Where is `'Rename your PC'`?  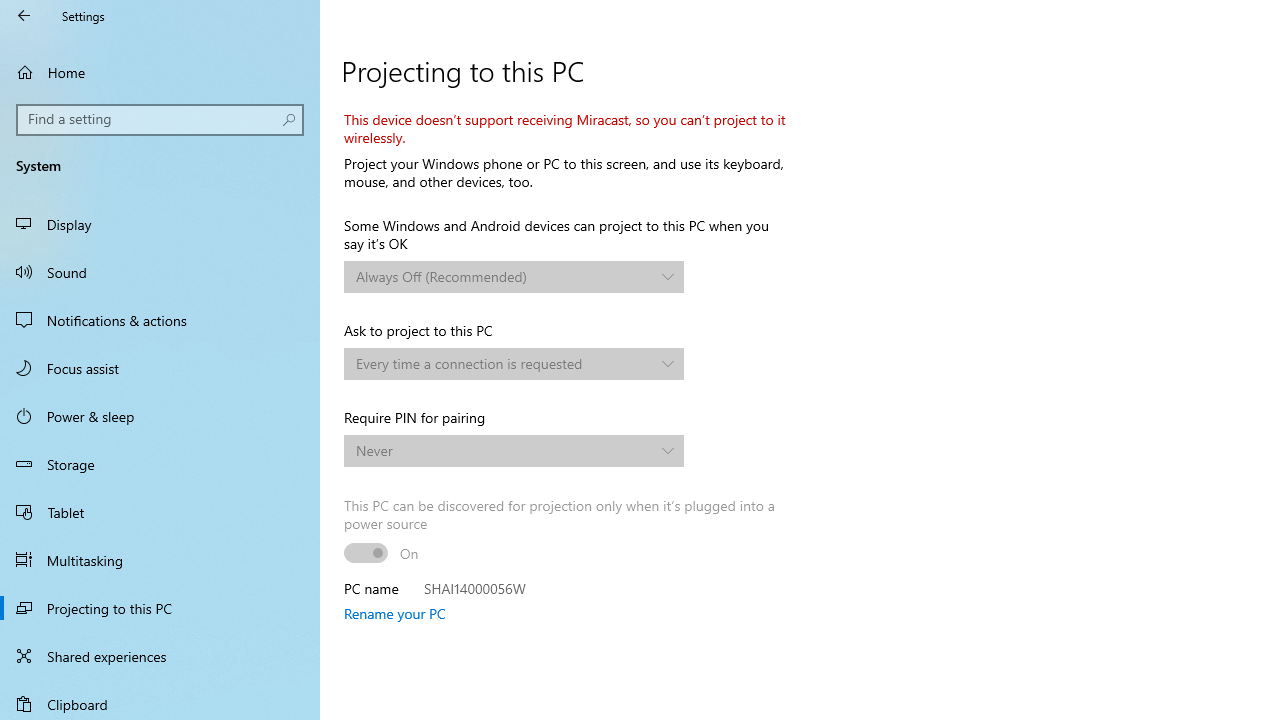 'Rename your PC' is located at coordinates (394, 612).